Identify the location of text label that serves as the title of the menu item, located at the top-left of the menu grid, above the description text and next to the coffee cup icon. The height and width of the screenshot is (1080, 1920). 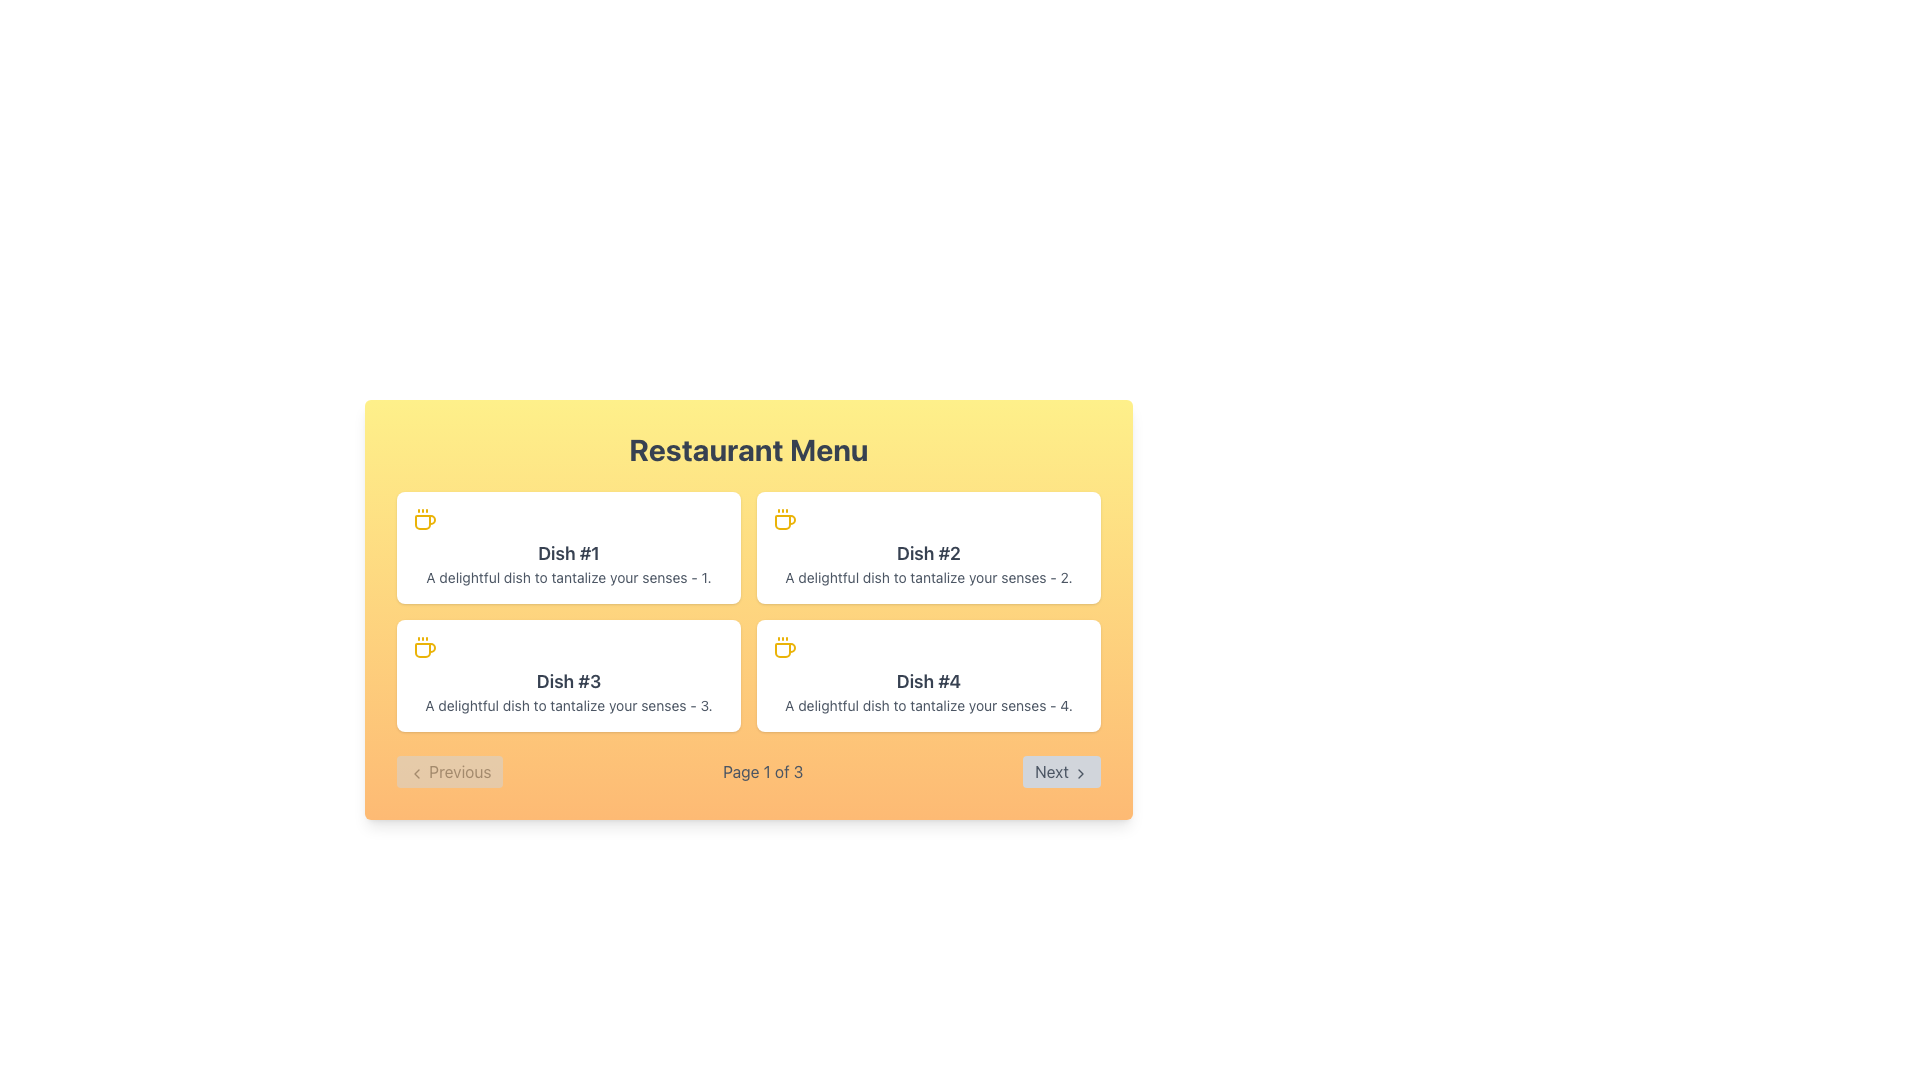
(568, 554).